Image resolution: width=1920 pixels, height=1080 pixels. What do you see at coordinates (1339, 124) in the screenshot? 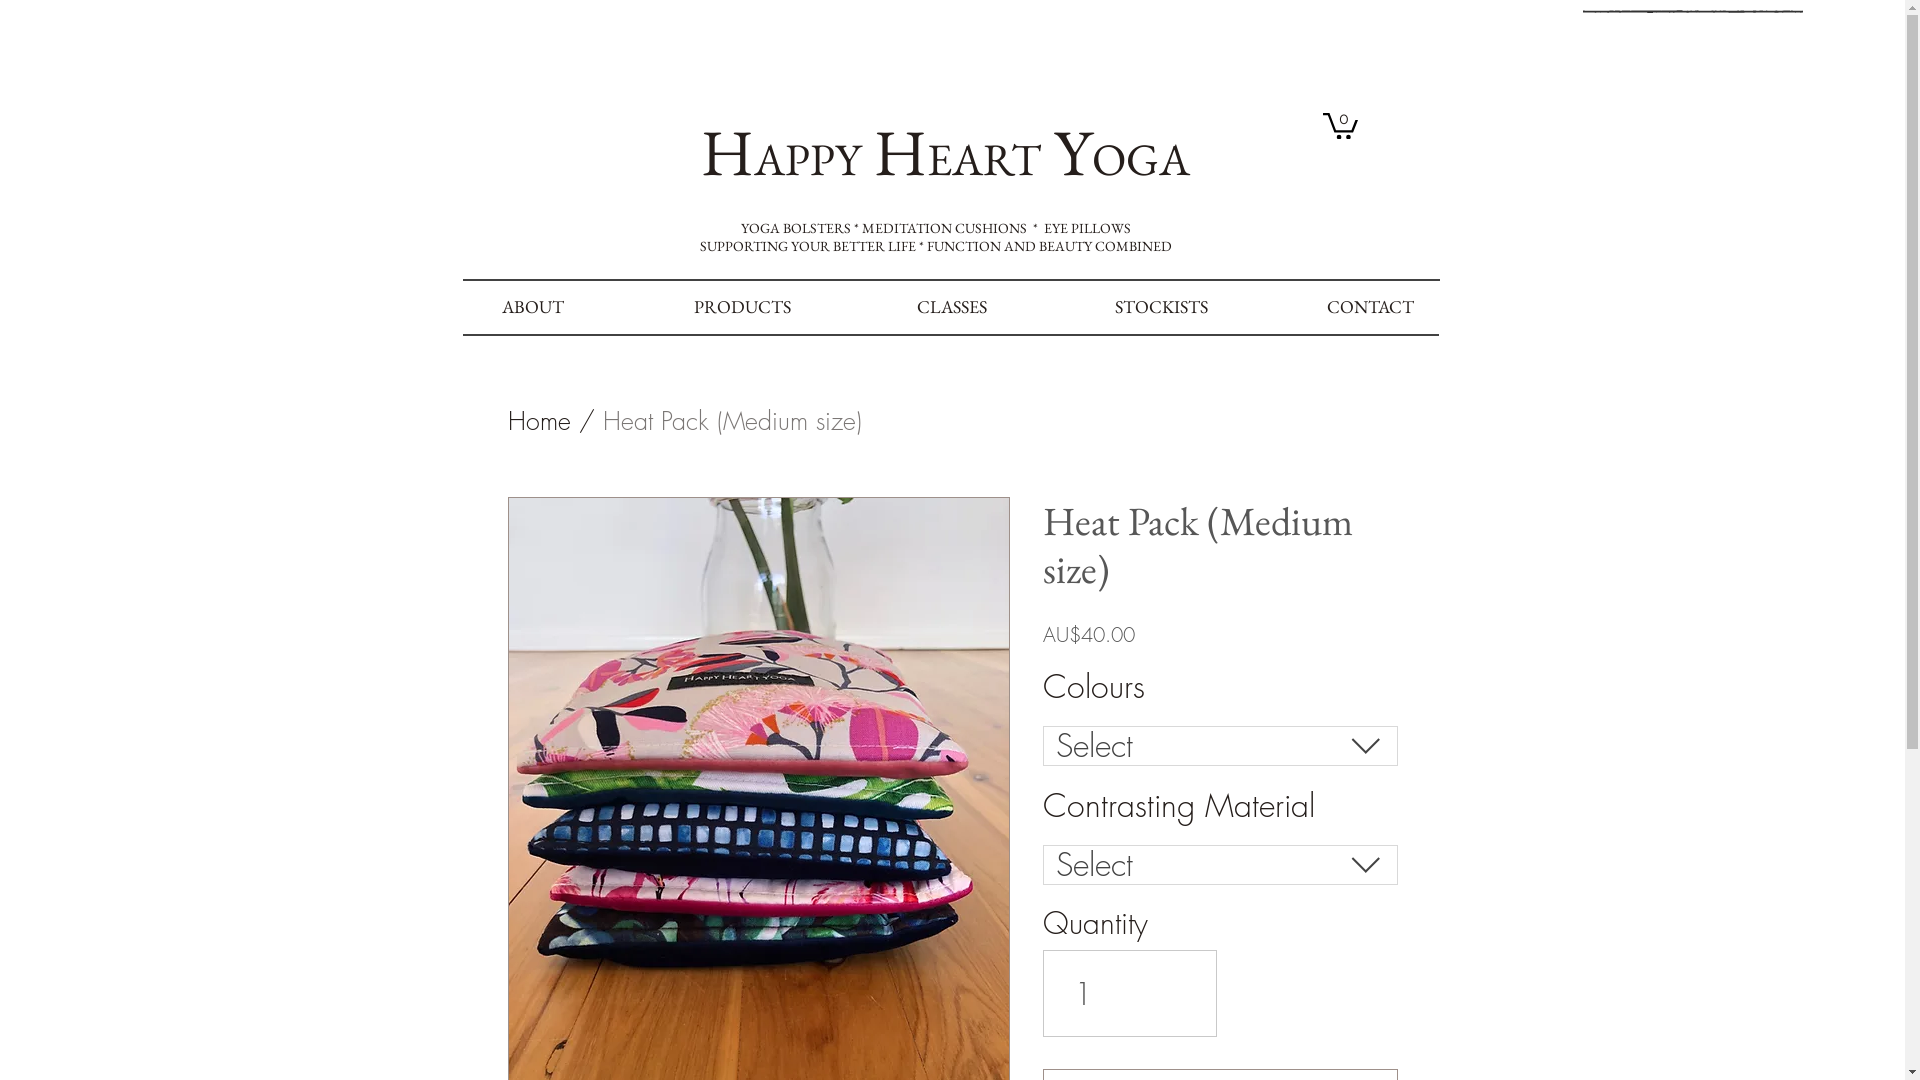
I see `'0'` at bounding box center [1339, 124].